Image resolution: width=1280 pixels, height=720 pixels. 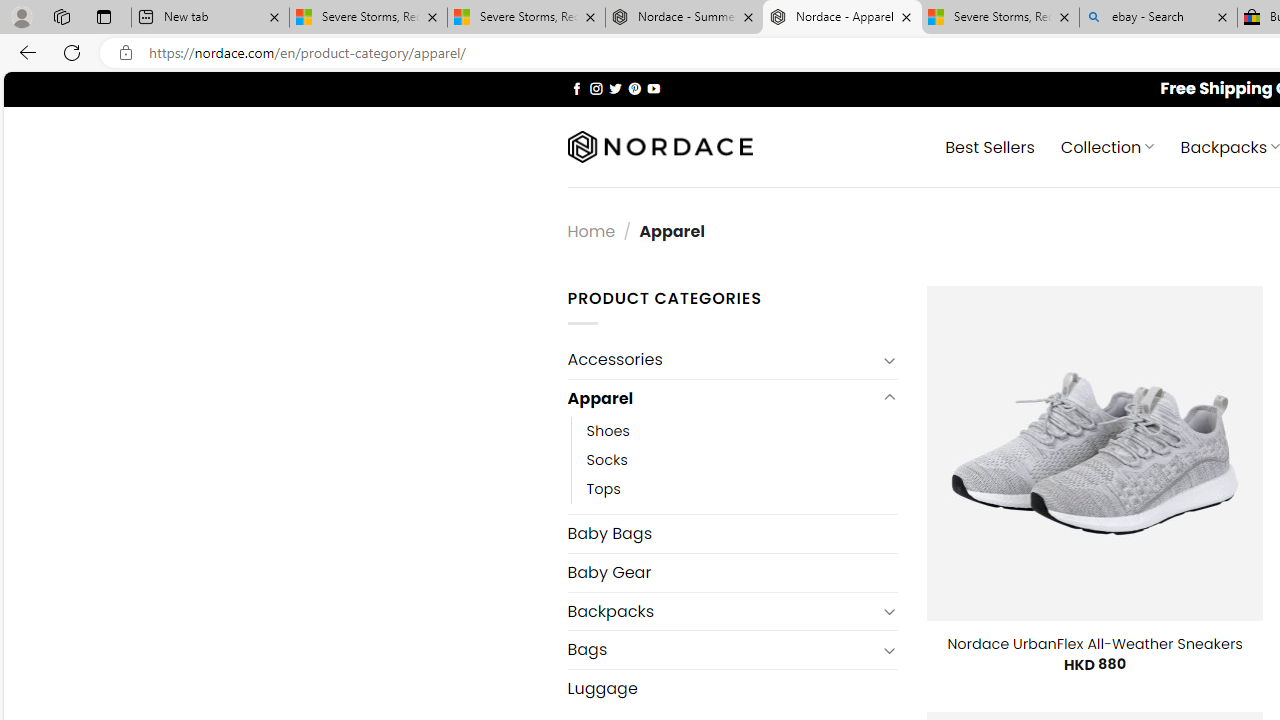 I want to click on 'Nordace - Apparel', so click(x=842, y=17).